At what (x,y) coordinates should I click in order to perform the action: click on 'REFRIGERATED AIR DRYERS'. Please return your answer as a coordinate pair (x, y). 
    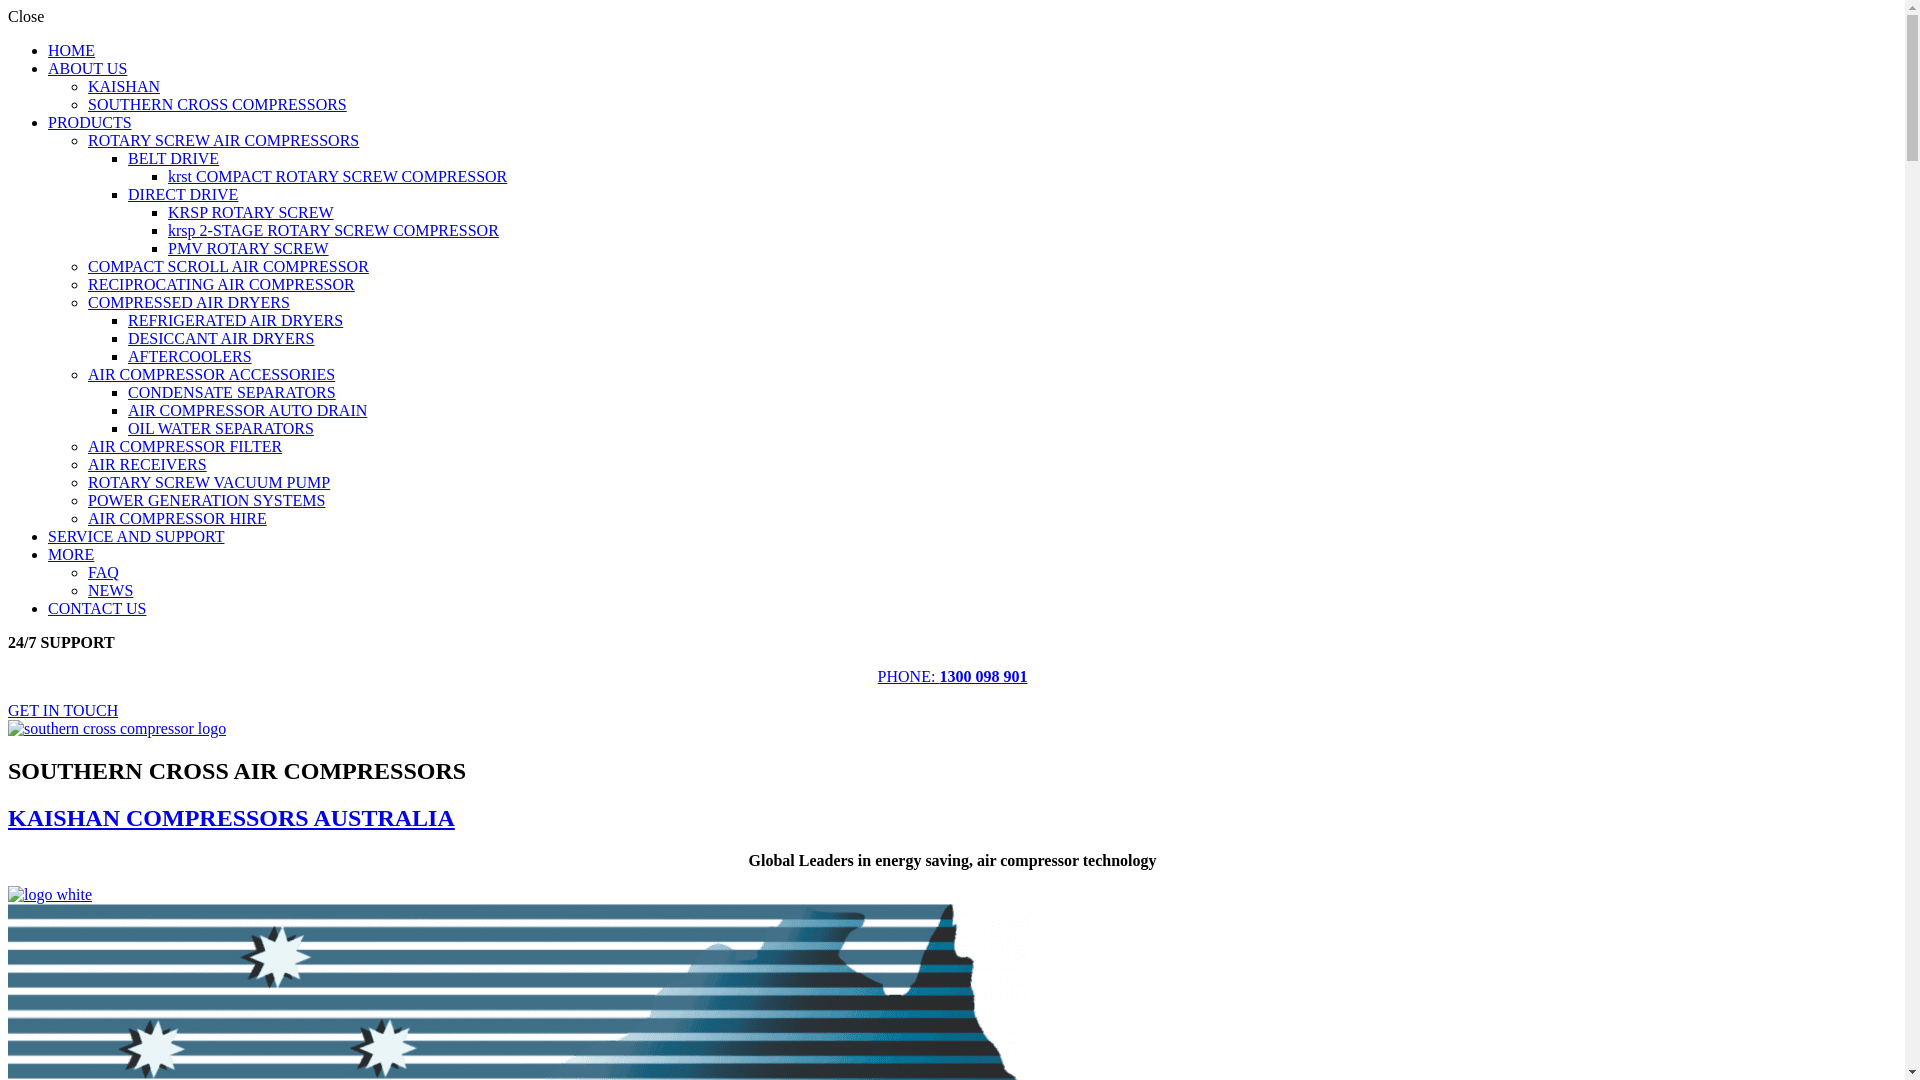
    Looking at the image, I should click on (235, 319).